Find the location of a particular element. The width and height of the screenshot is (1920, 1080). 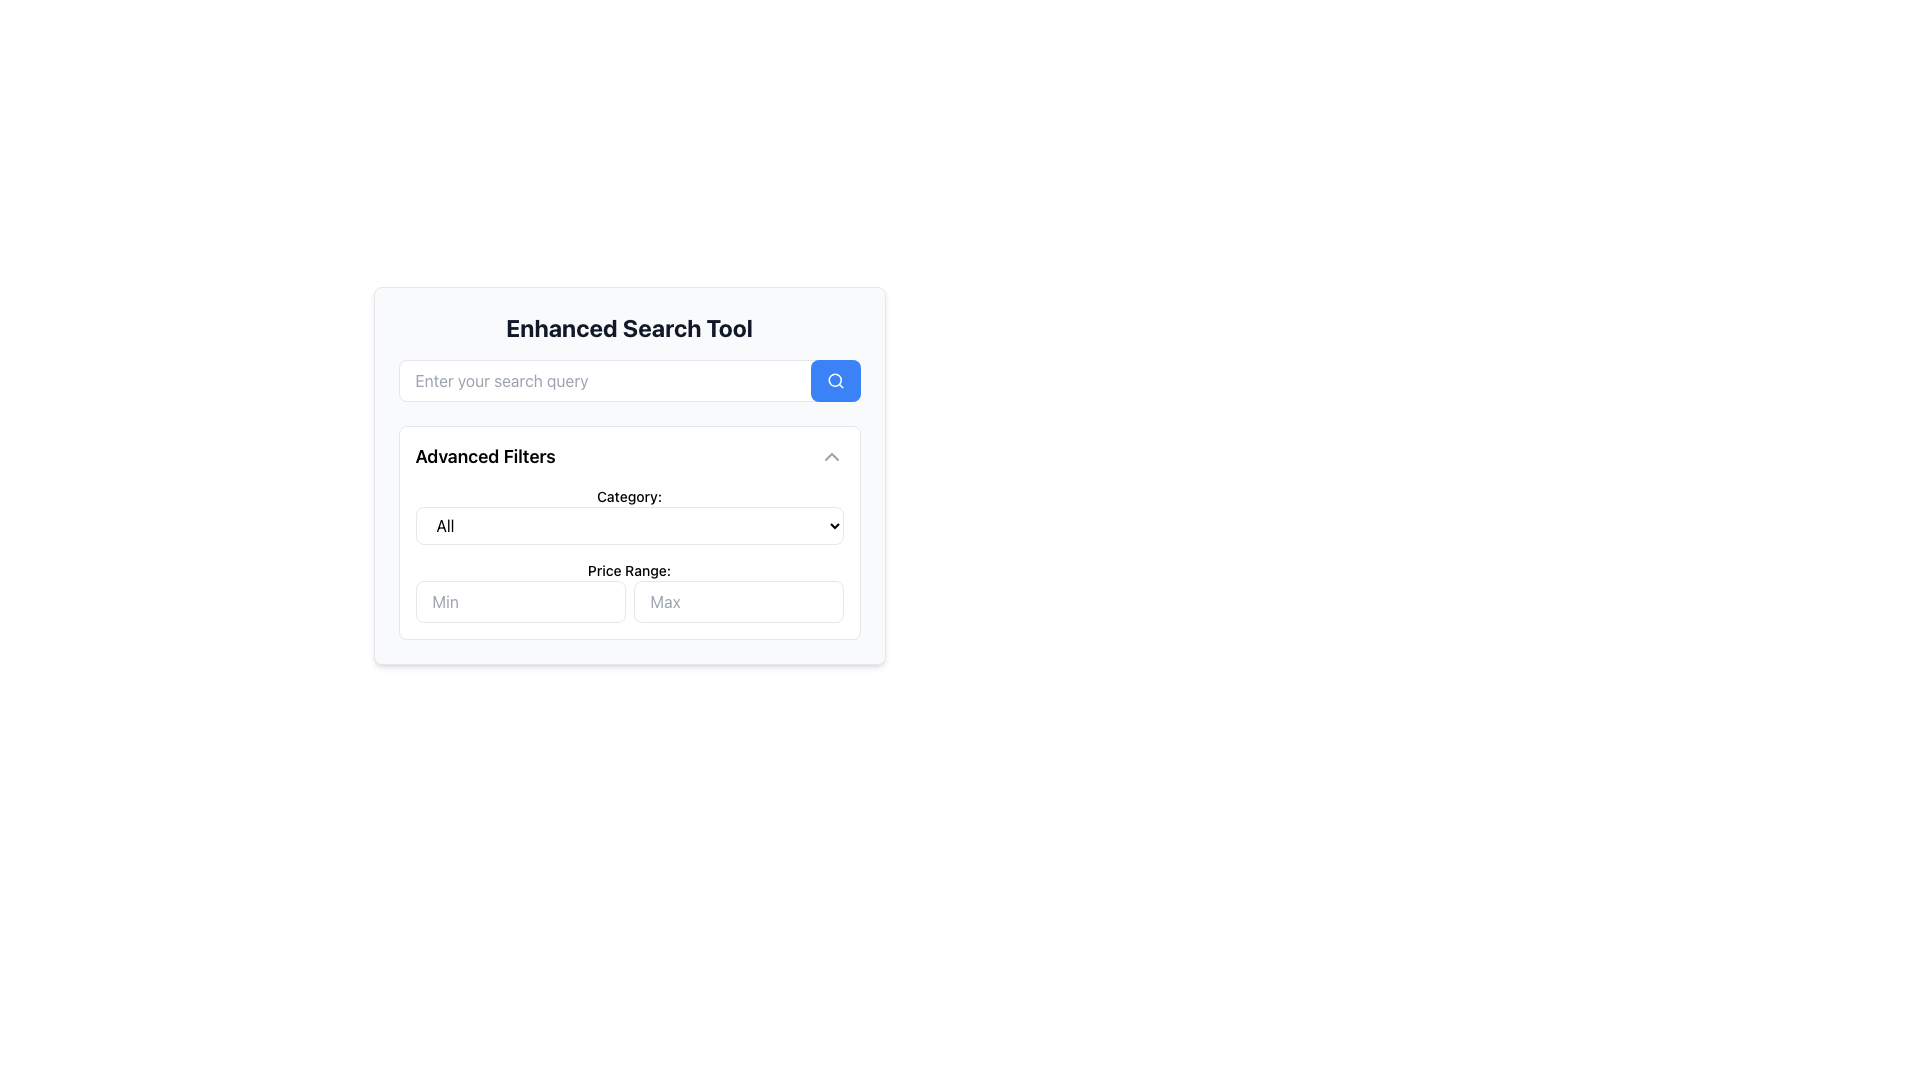

the blue button with rounded edges on the right side of the search input field is located at coordinates (835, 381).